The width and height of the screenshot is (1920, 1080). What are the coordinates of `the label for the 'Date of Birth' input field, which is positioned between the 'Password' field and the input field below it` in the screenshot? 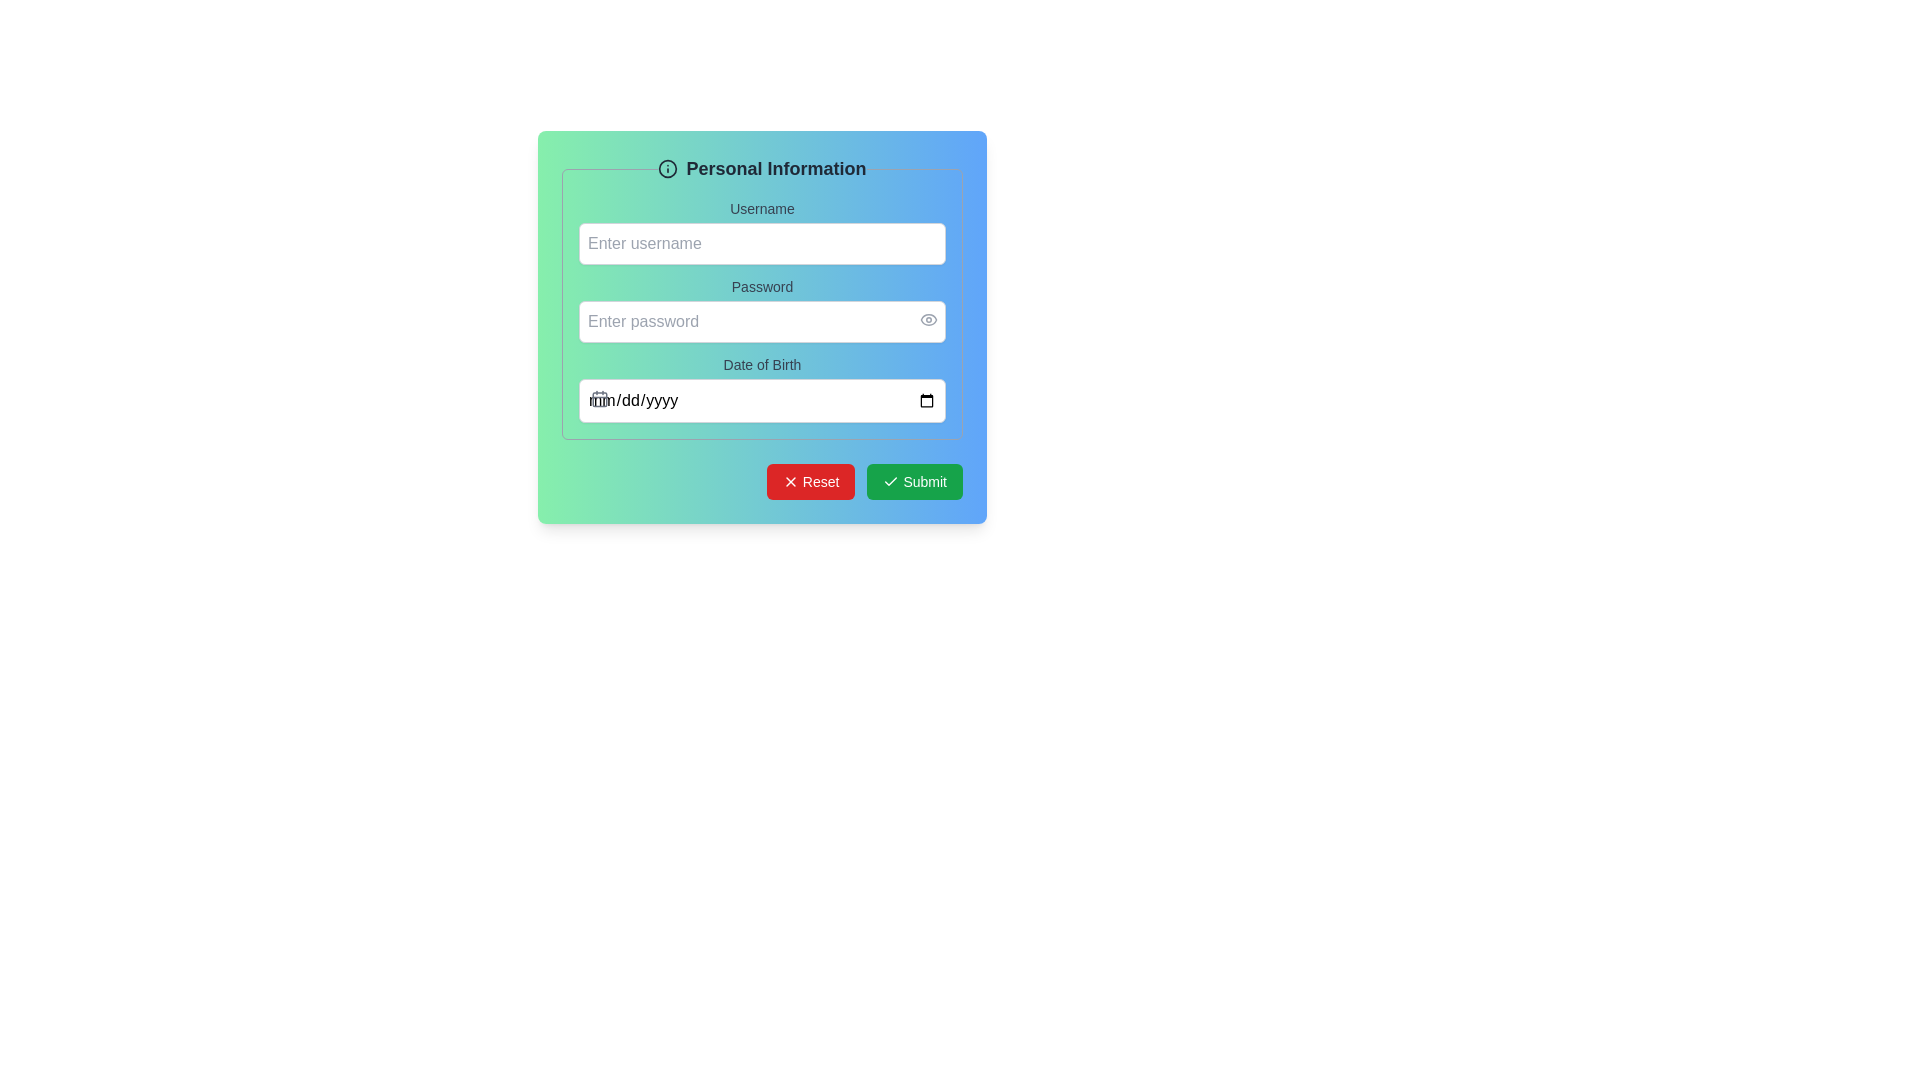 It's located at (761, 365).